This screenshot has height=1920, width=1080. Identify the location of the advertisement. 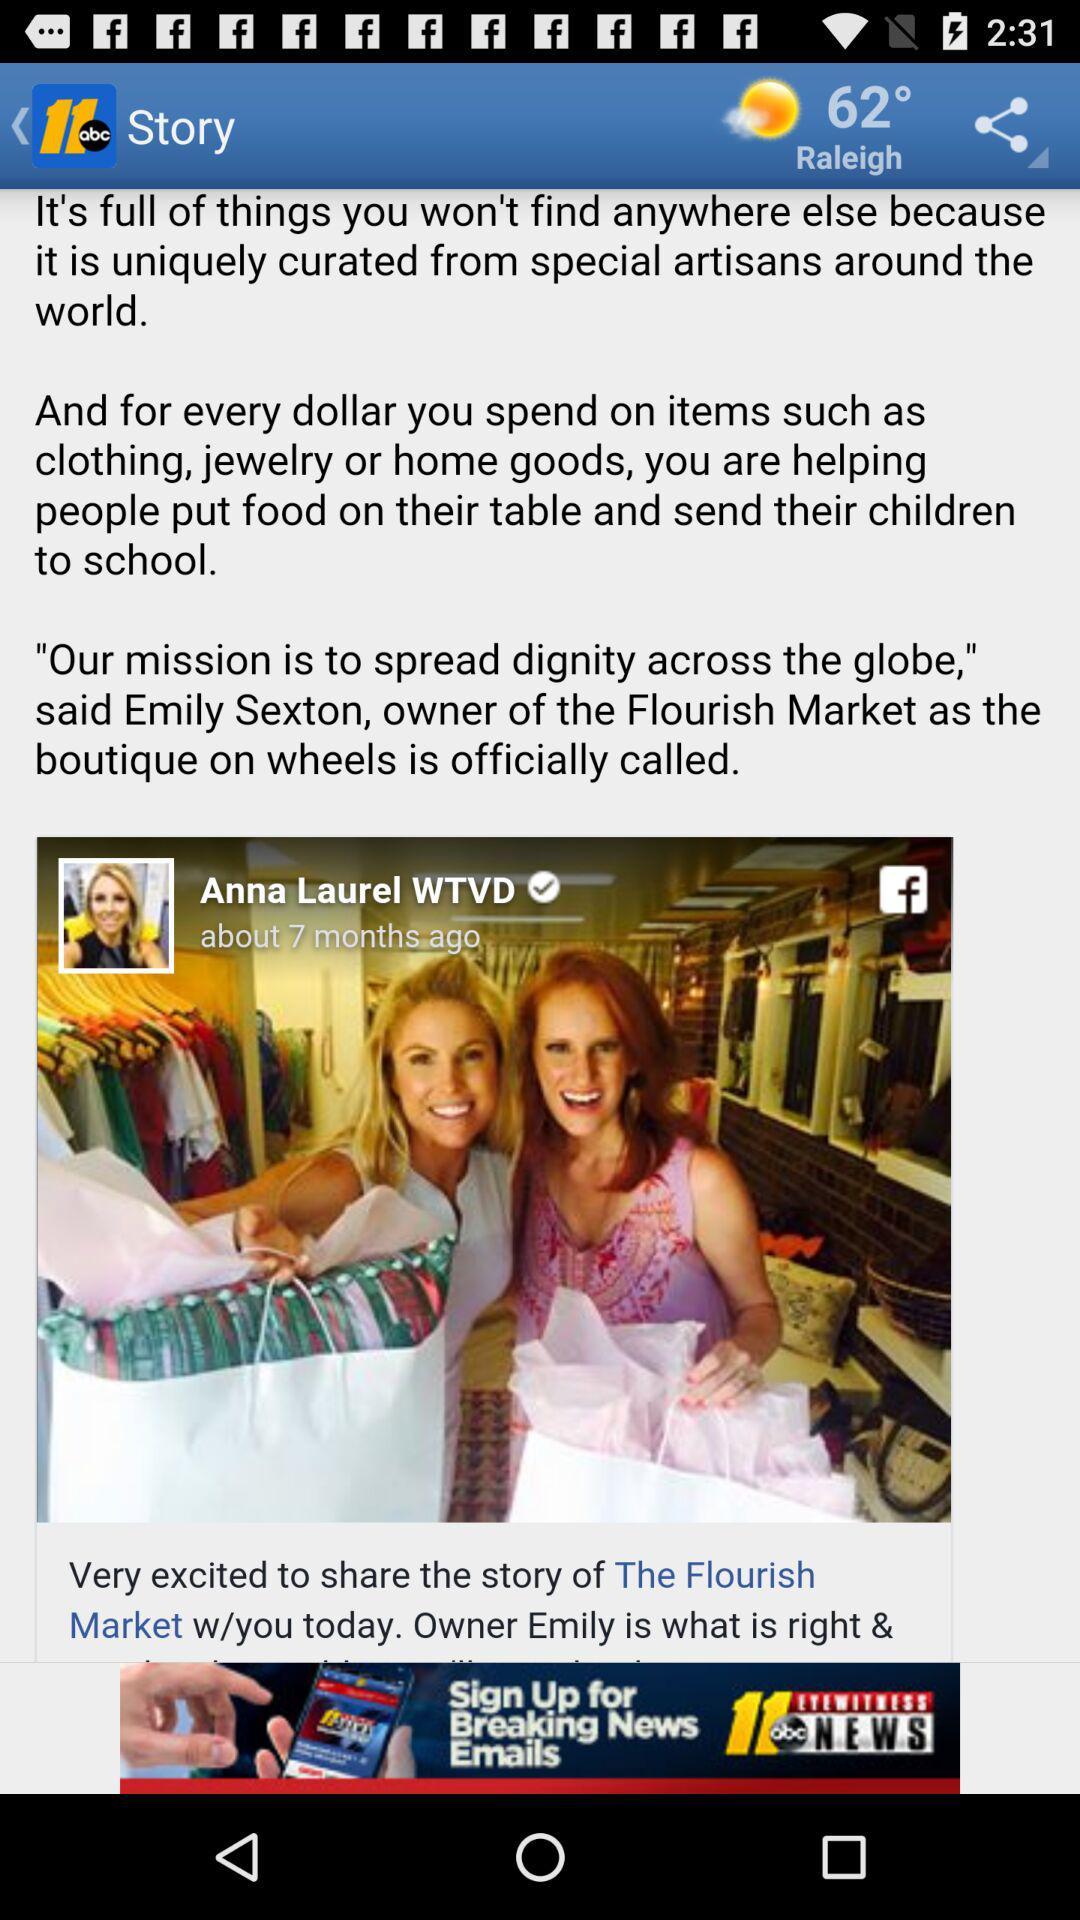
(540, 1727).